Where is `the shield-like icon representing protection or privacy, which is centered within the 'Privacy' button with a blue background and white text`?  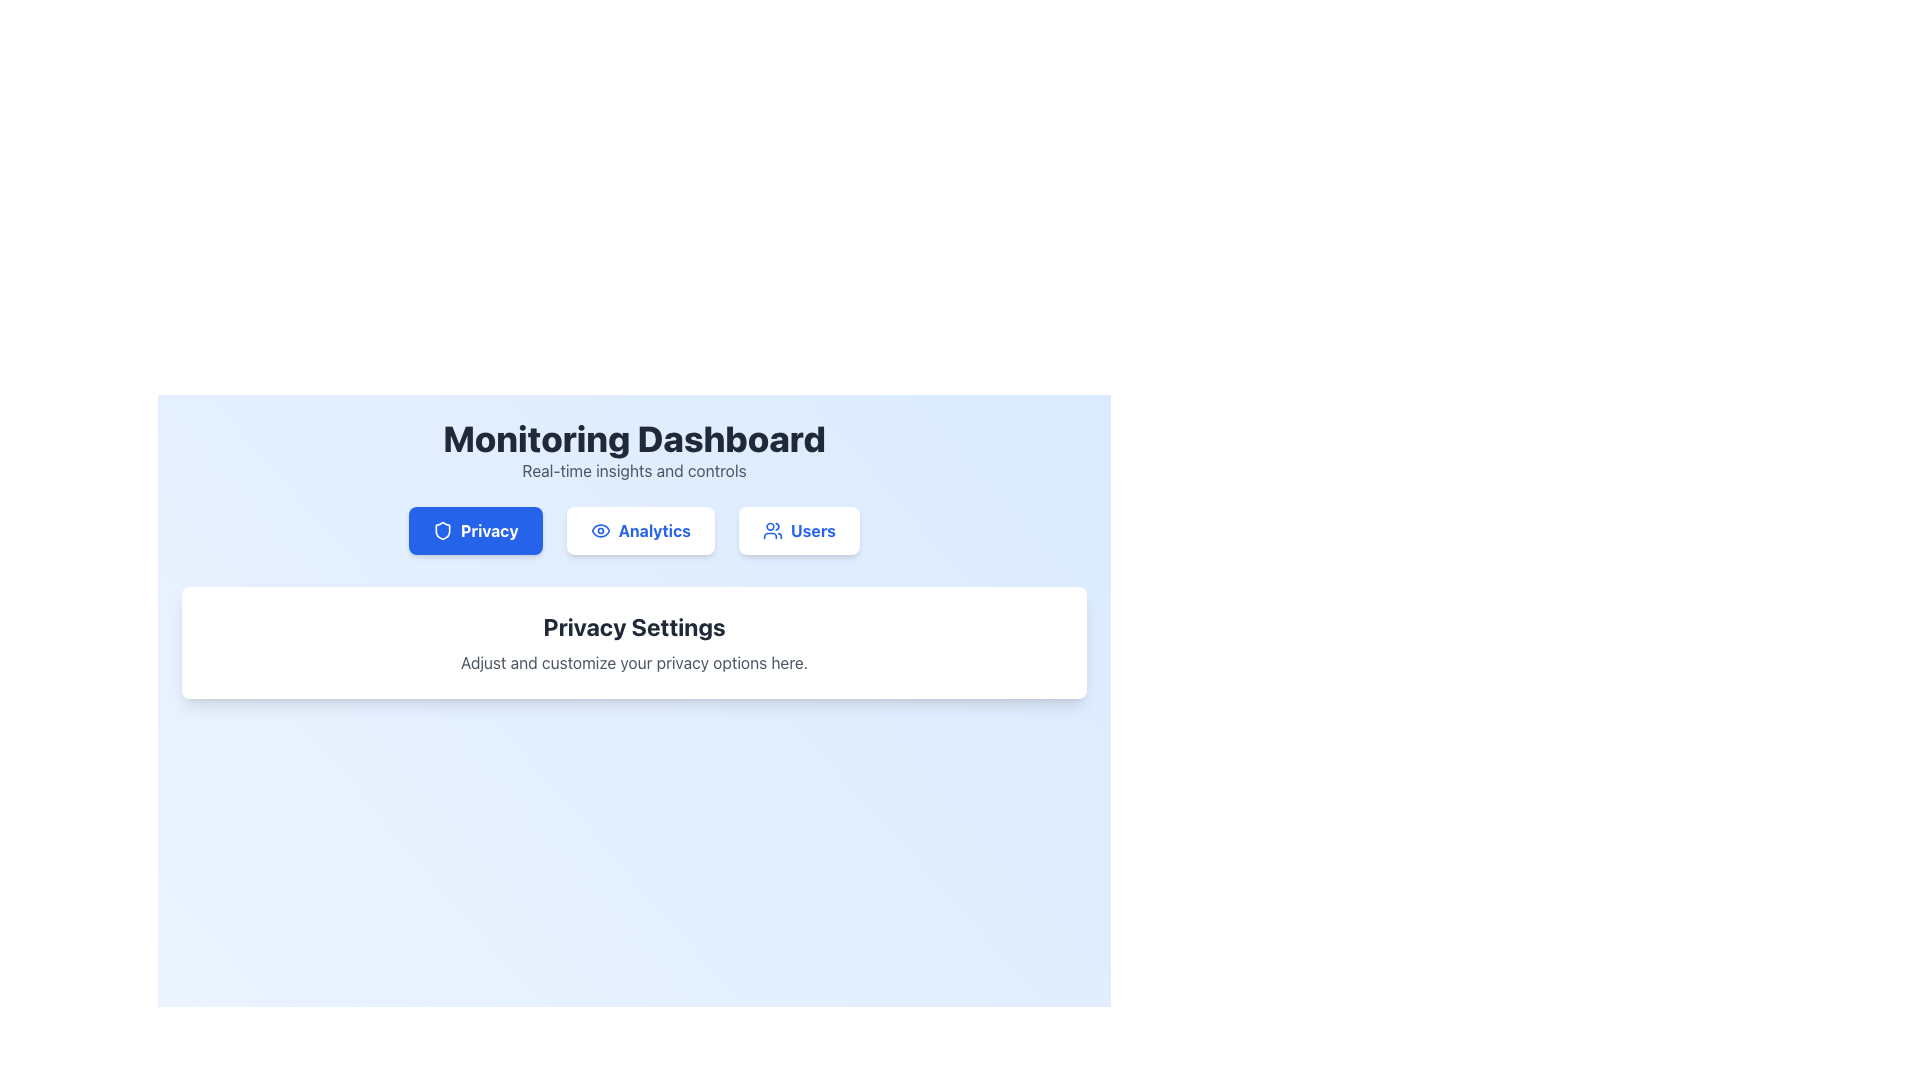 the shield-like icon representing protection or privacy, which is centered within the 'Privacy' button with a blue background and white text is located at coordinates (441, 530).